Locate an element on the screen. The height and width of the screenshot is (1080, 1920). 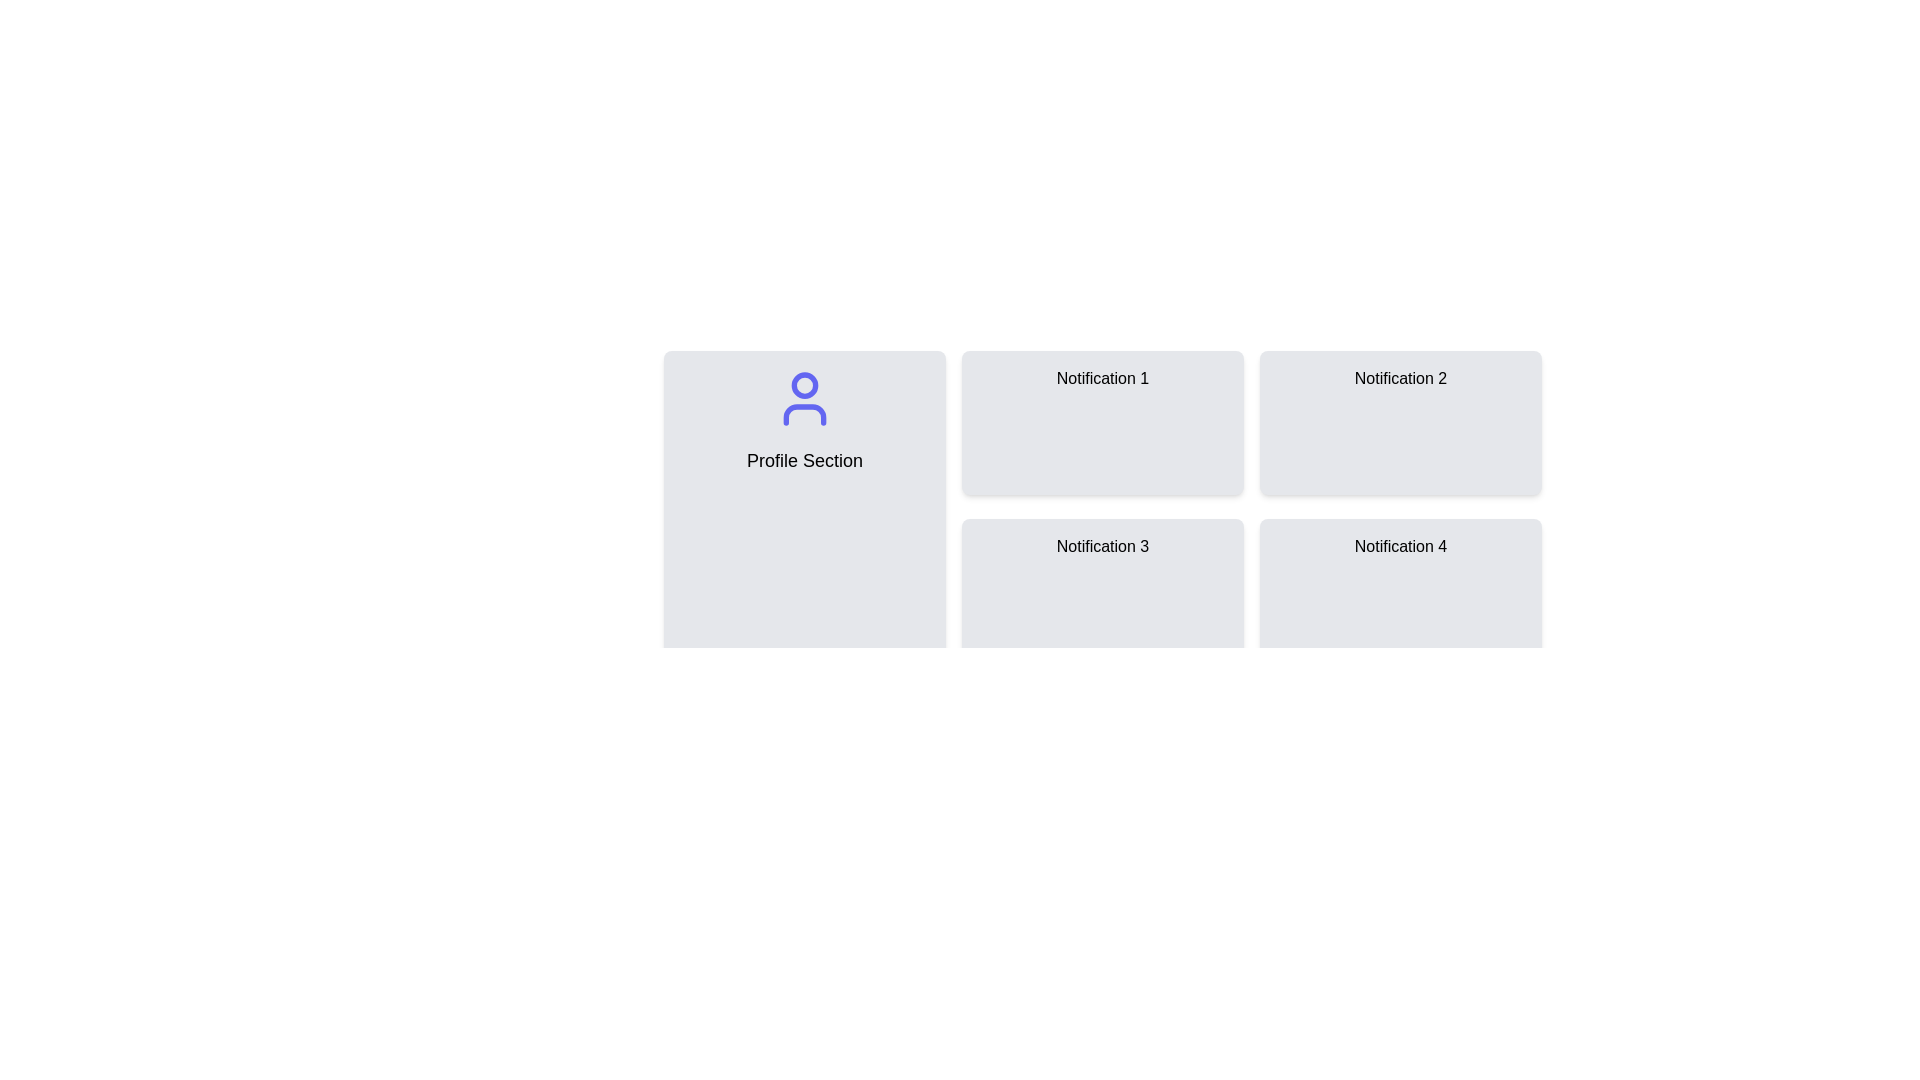
the second notification card located in the top right corner of the grid layout, which displays information or messages to the user is located at coordinates (1400, 422).